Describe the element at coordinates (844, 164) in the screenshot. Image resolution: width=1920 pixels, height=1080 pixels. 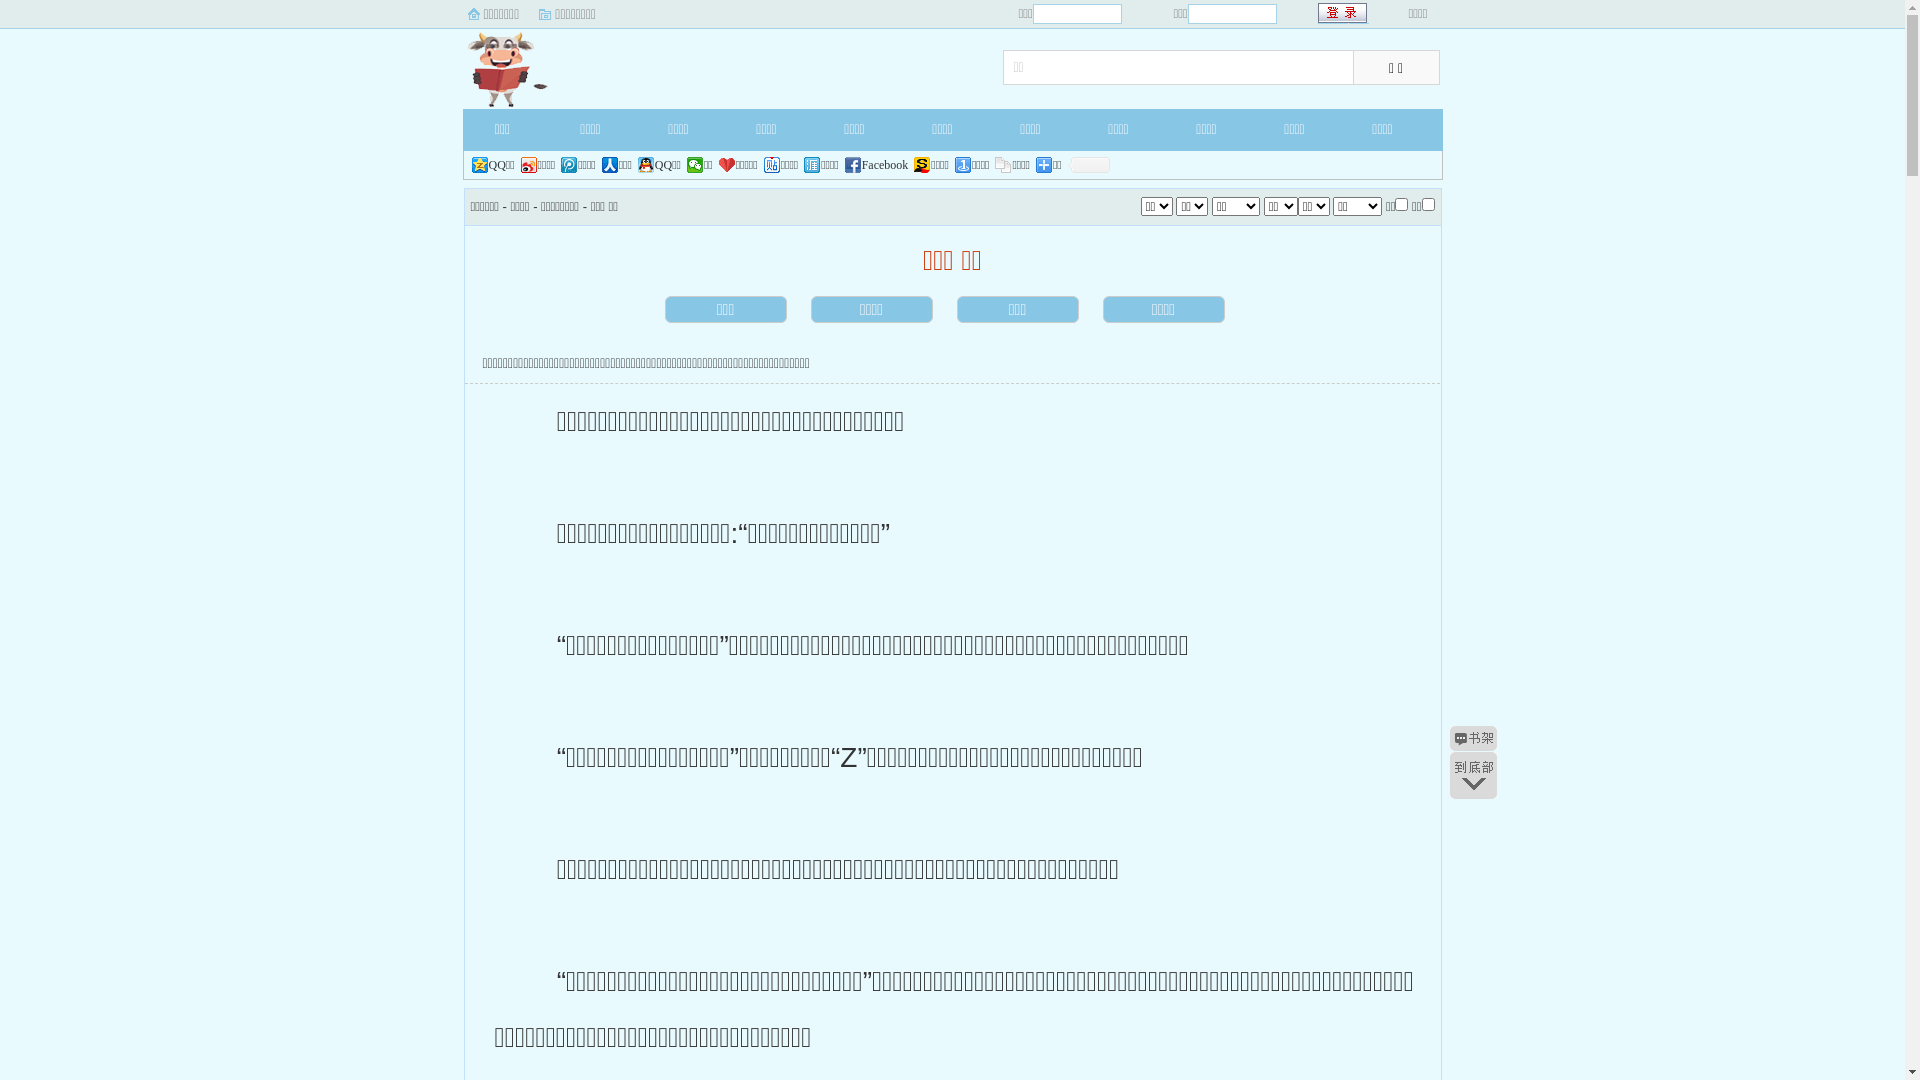
I see `'Facebook'` at that location.